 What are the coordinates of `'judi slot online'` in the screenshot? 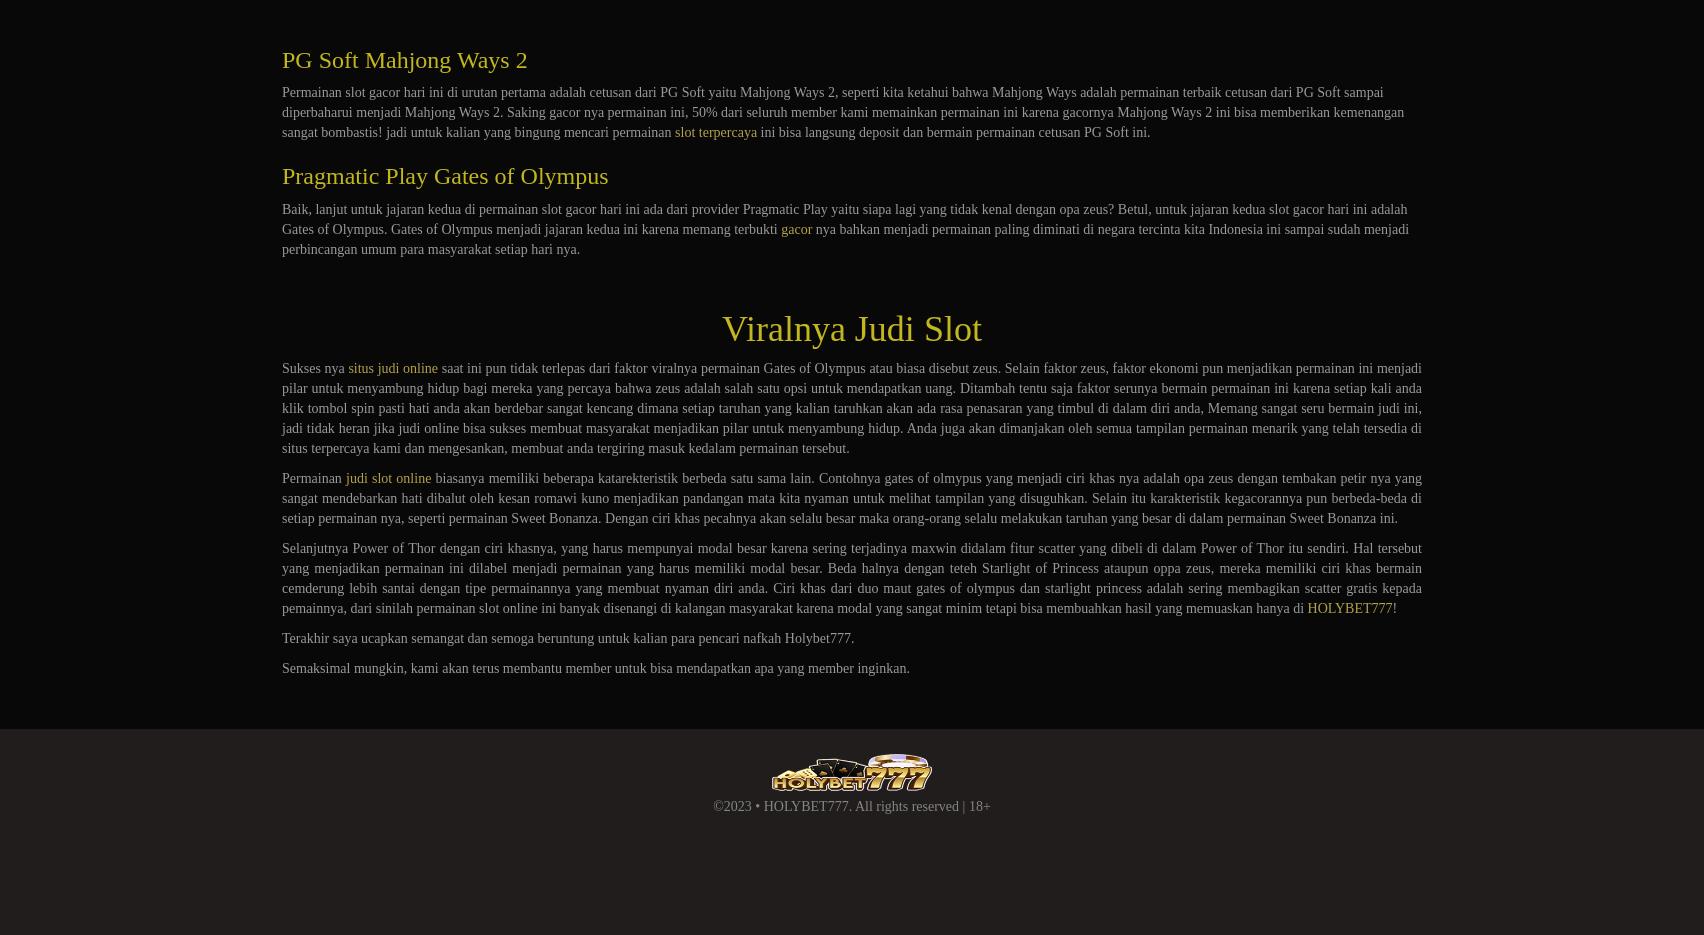 It's located at (387, 478).